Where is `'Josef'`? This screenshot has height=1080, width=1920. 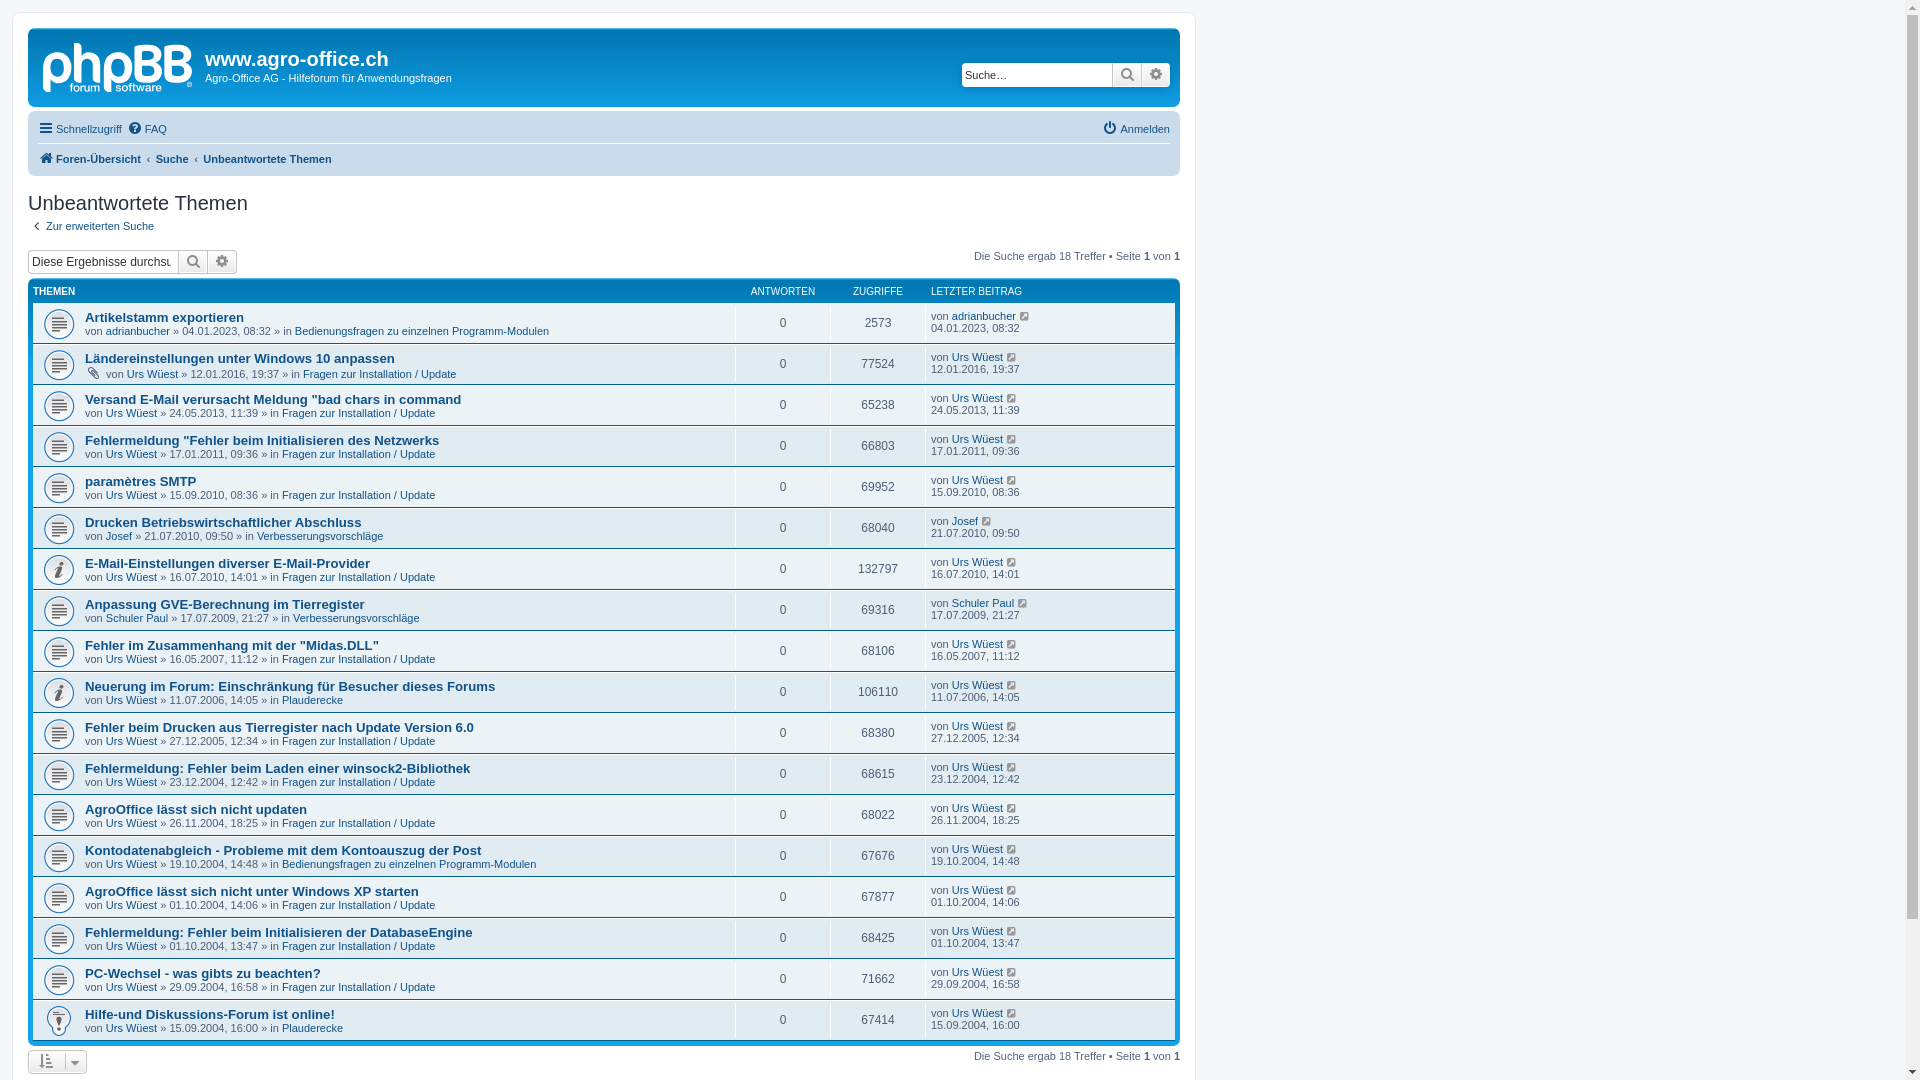
'Josef' is located at coordinates (104, 535).